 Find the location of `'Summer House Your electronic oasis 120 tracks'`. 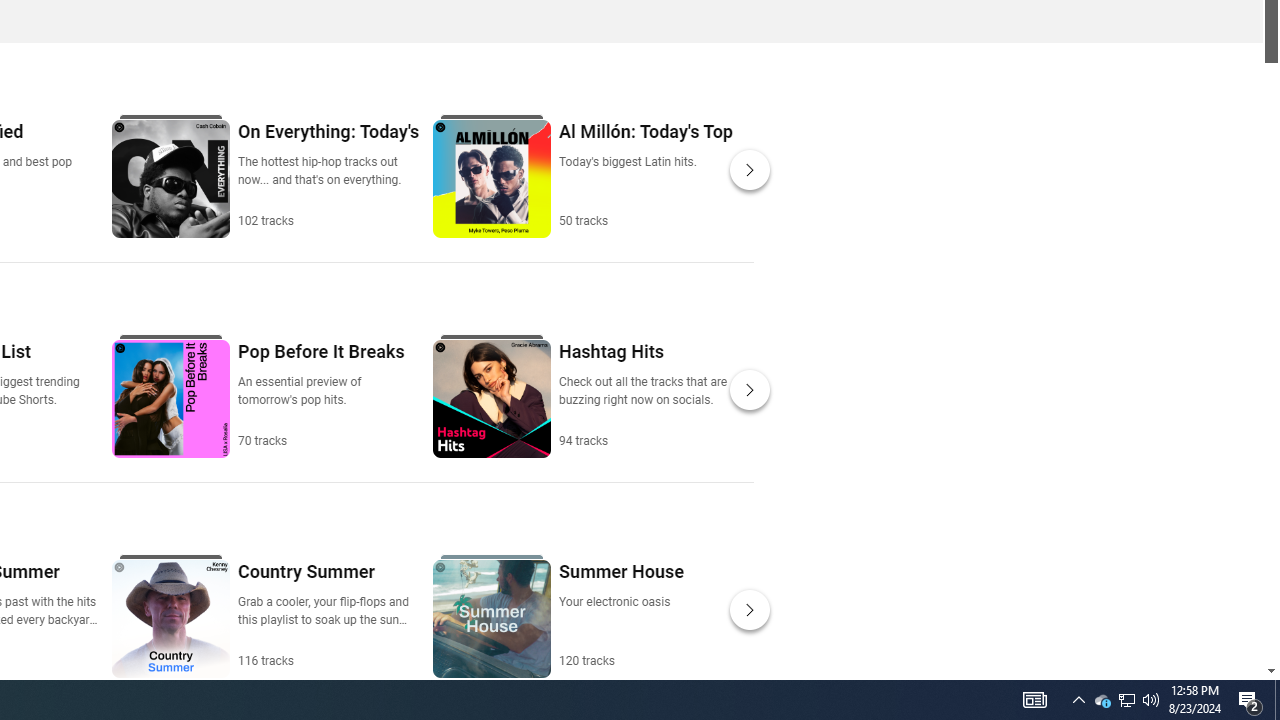

'Summer House Your electronic oasis 120 tracks' is located at coordinates (619, 613).